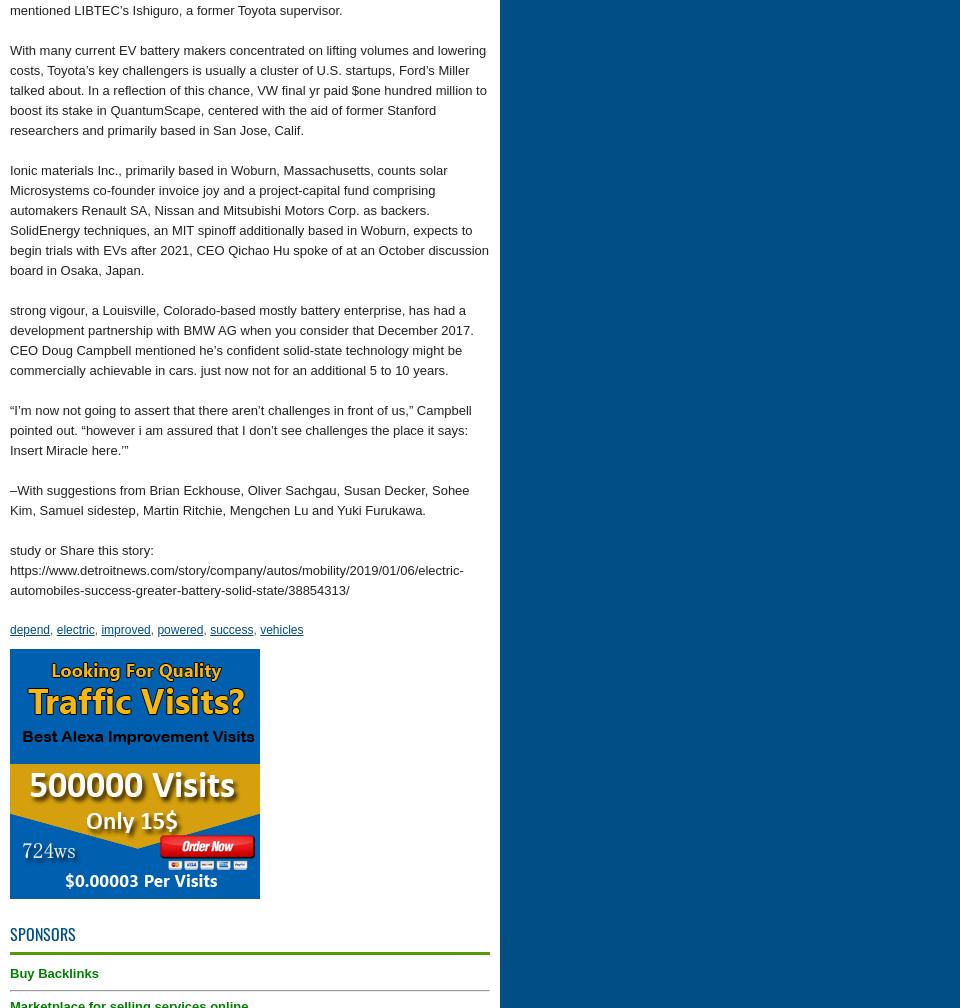 The height and width of the screenshot is (1008, 960). I want to click on 'Buy Backlinks', so click(8, 973).